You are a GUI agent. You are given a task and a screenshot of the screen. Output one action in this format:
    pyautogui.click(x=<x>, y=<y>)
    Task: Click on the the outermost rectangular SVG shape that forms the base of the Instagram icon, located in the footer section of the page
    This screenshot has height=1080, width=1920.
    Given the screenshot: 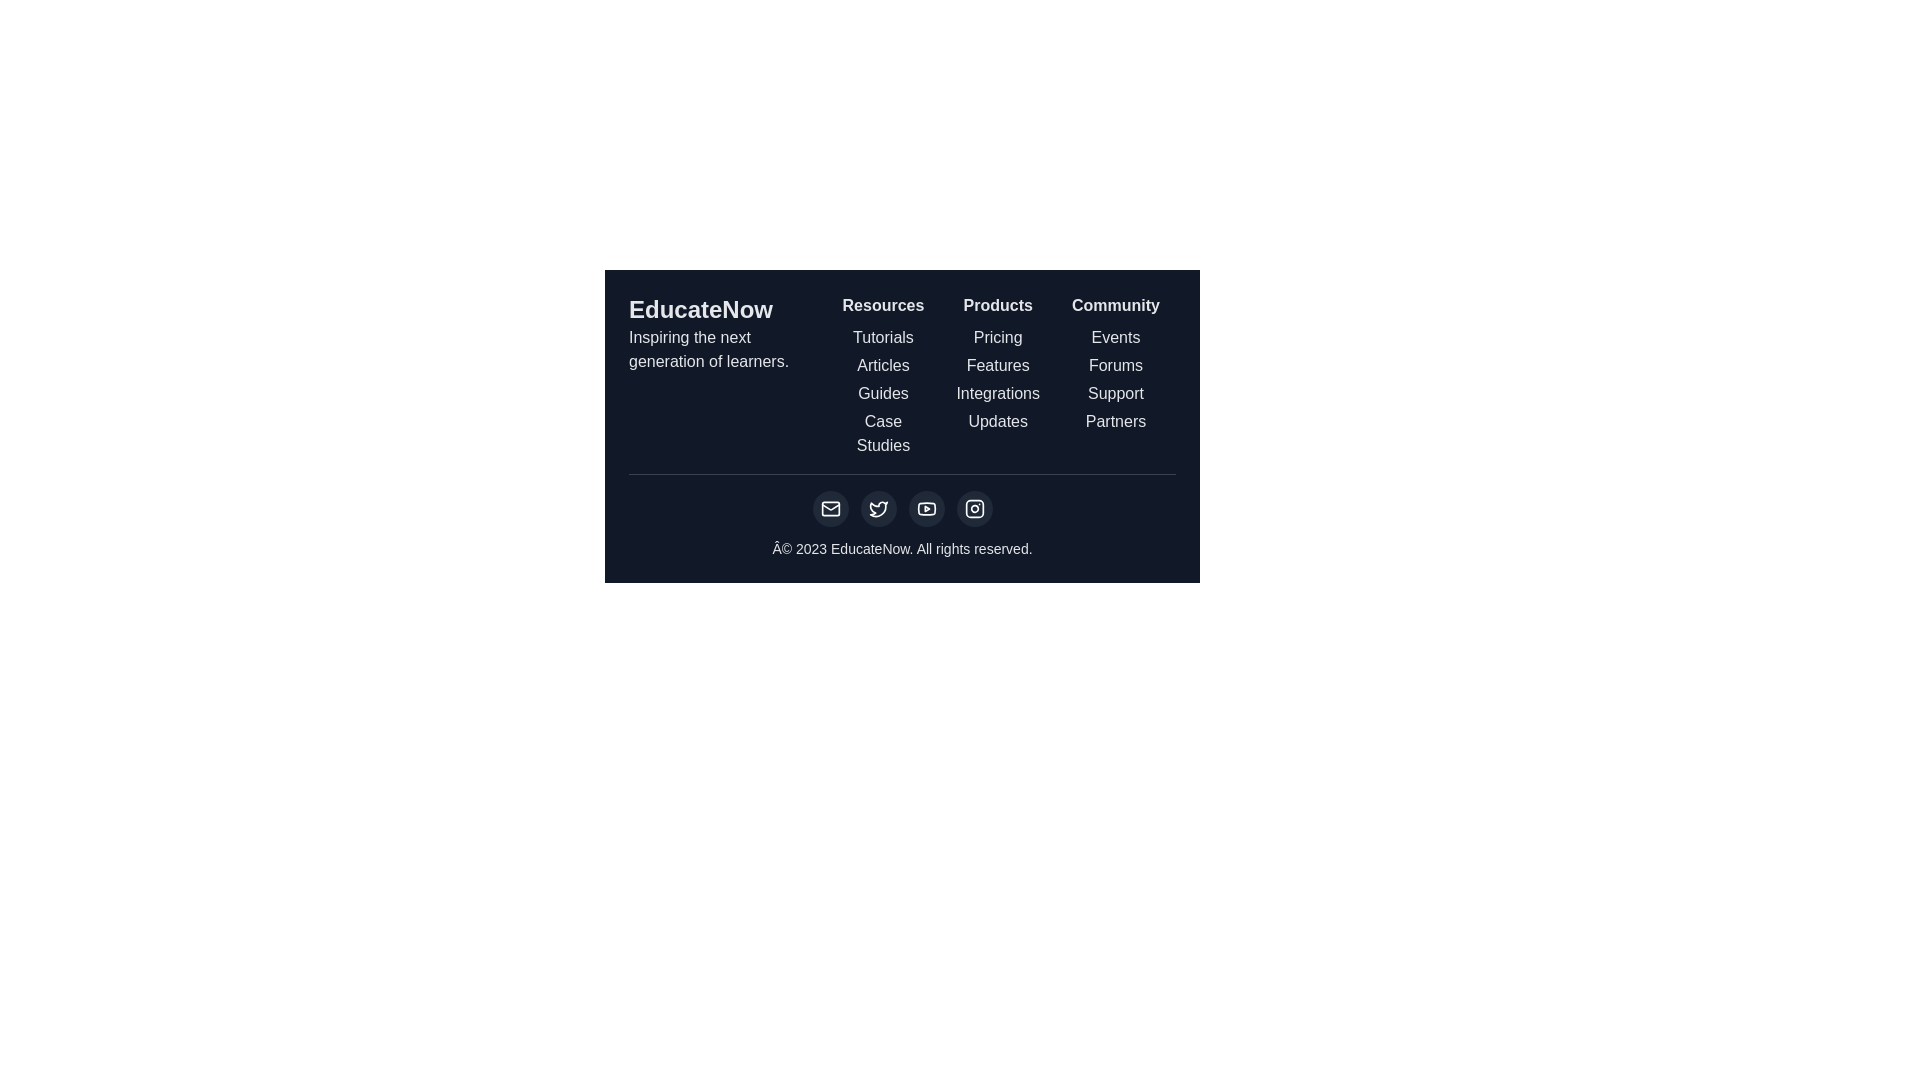 What is the action you would take?
    pyautogui.click(x=974, y=508)
    